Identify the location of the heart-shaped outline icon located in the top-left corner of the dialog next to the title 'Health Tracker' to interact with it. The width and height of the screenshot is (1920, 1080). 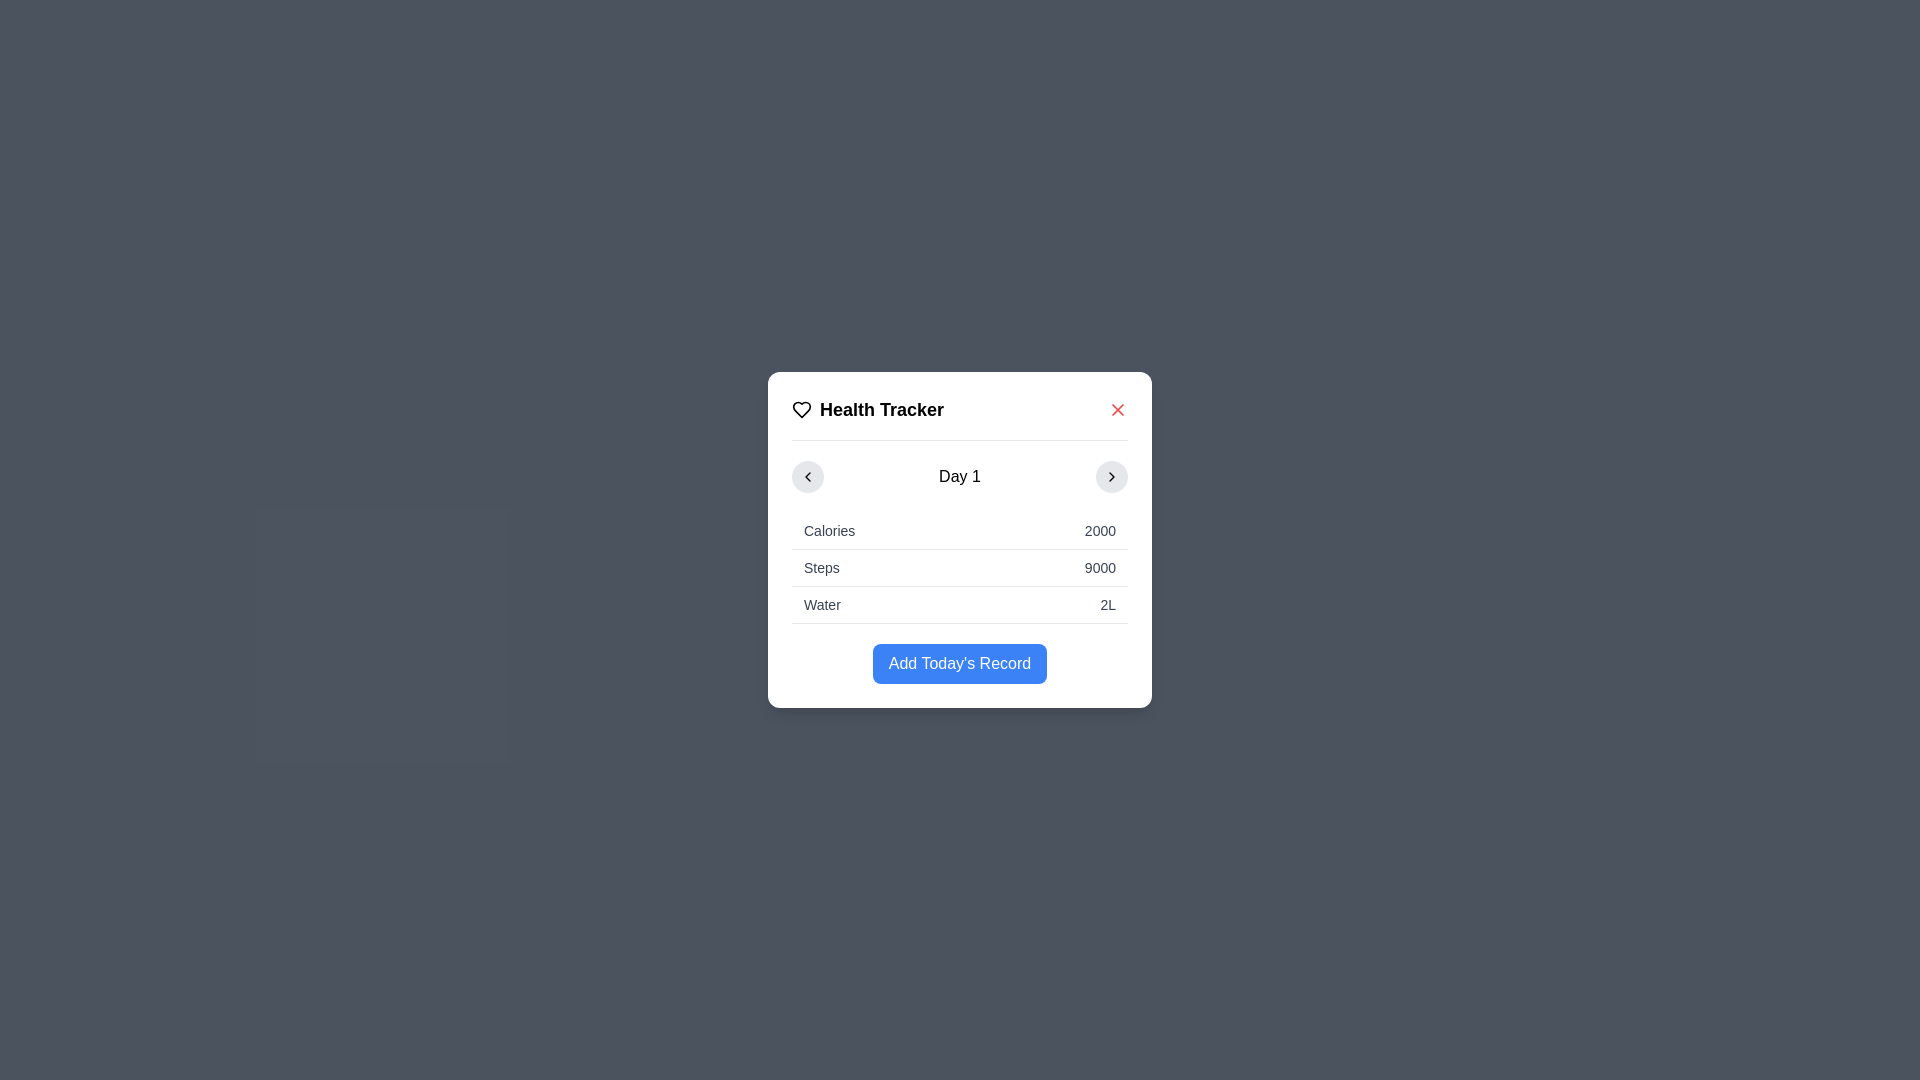
(801, 408).